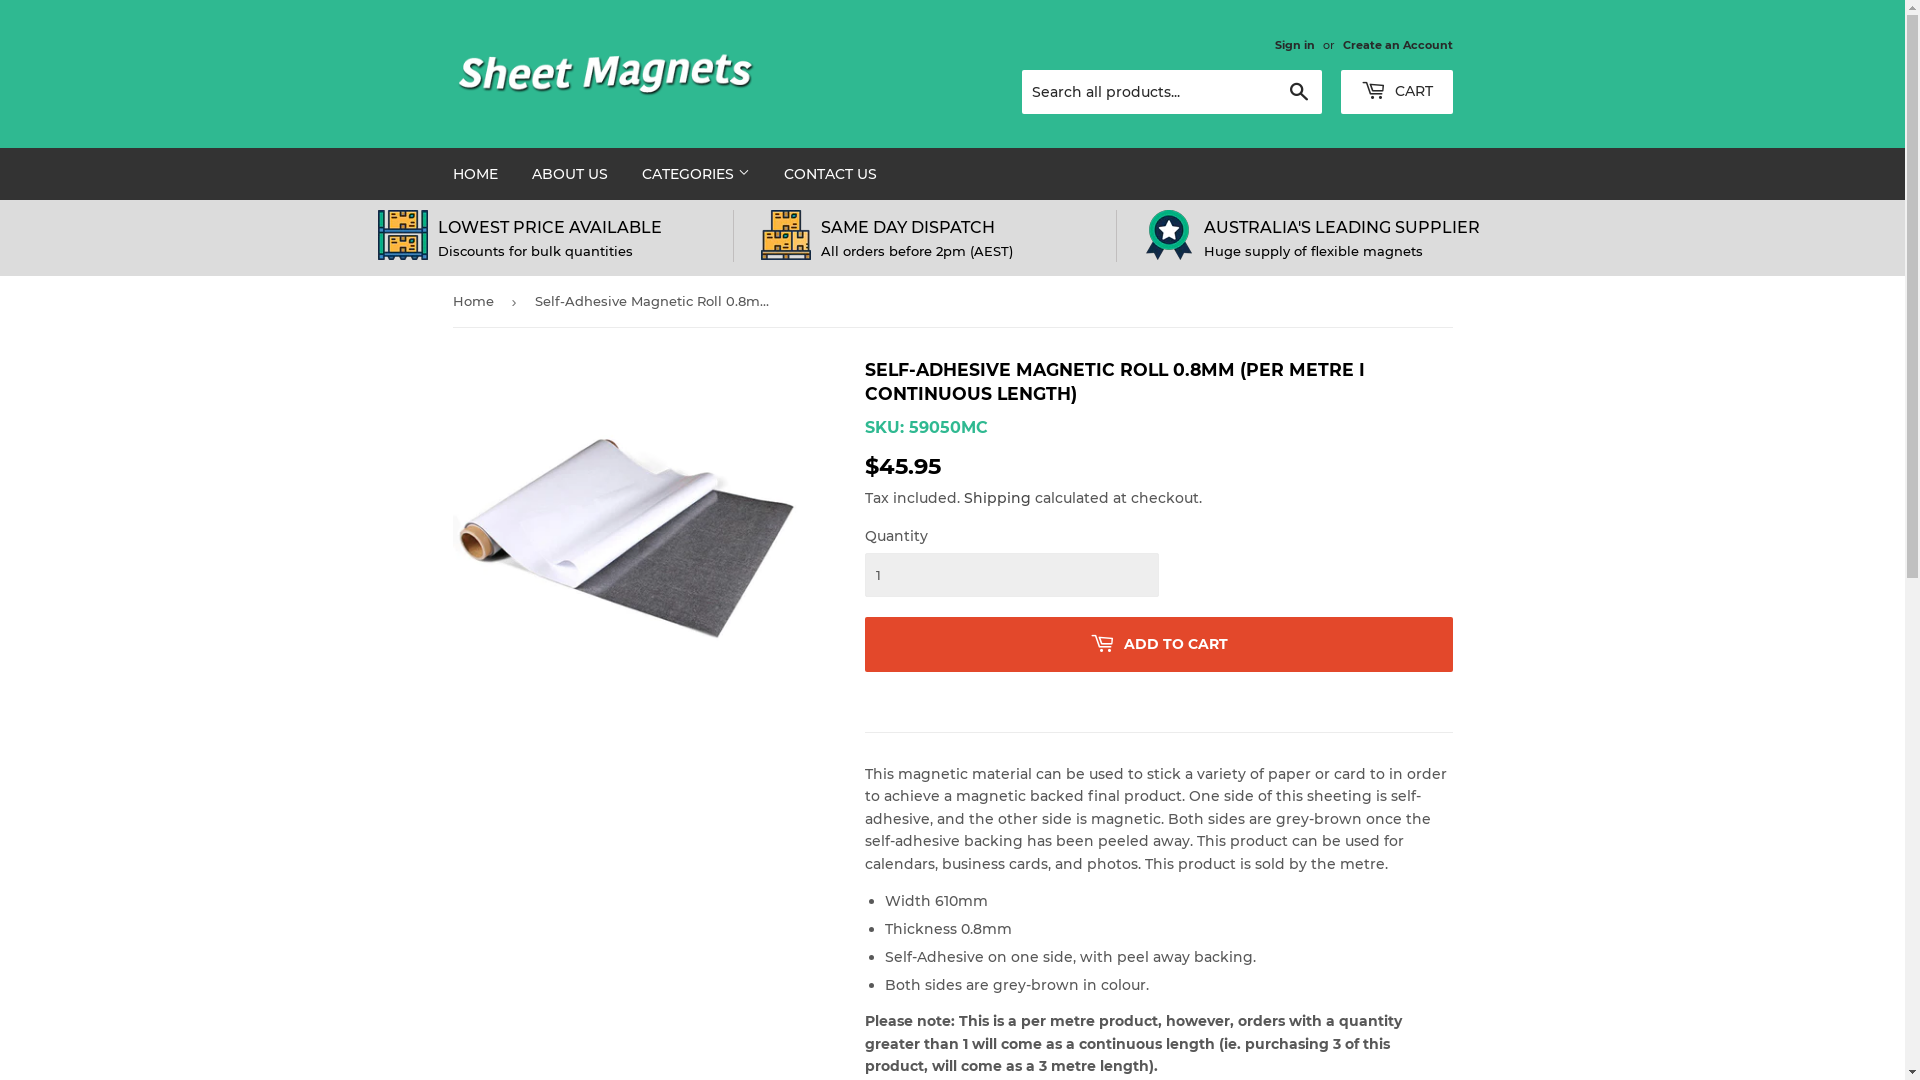 The width and height of the screenshot is (1920, 1080). What do you see at coordinates (474, 301) in the screenshot?
I see `'Home'` at bounding box center [474, 301].